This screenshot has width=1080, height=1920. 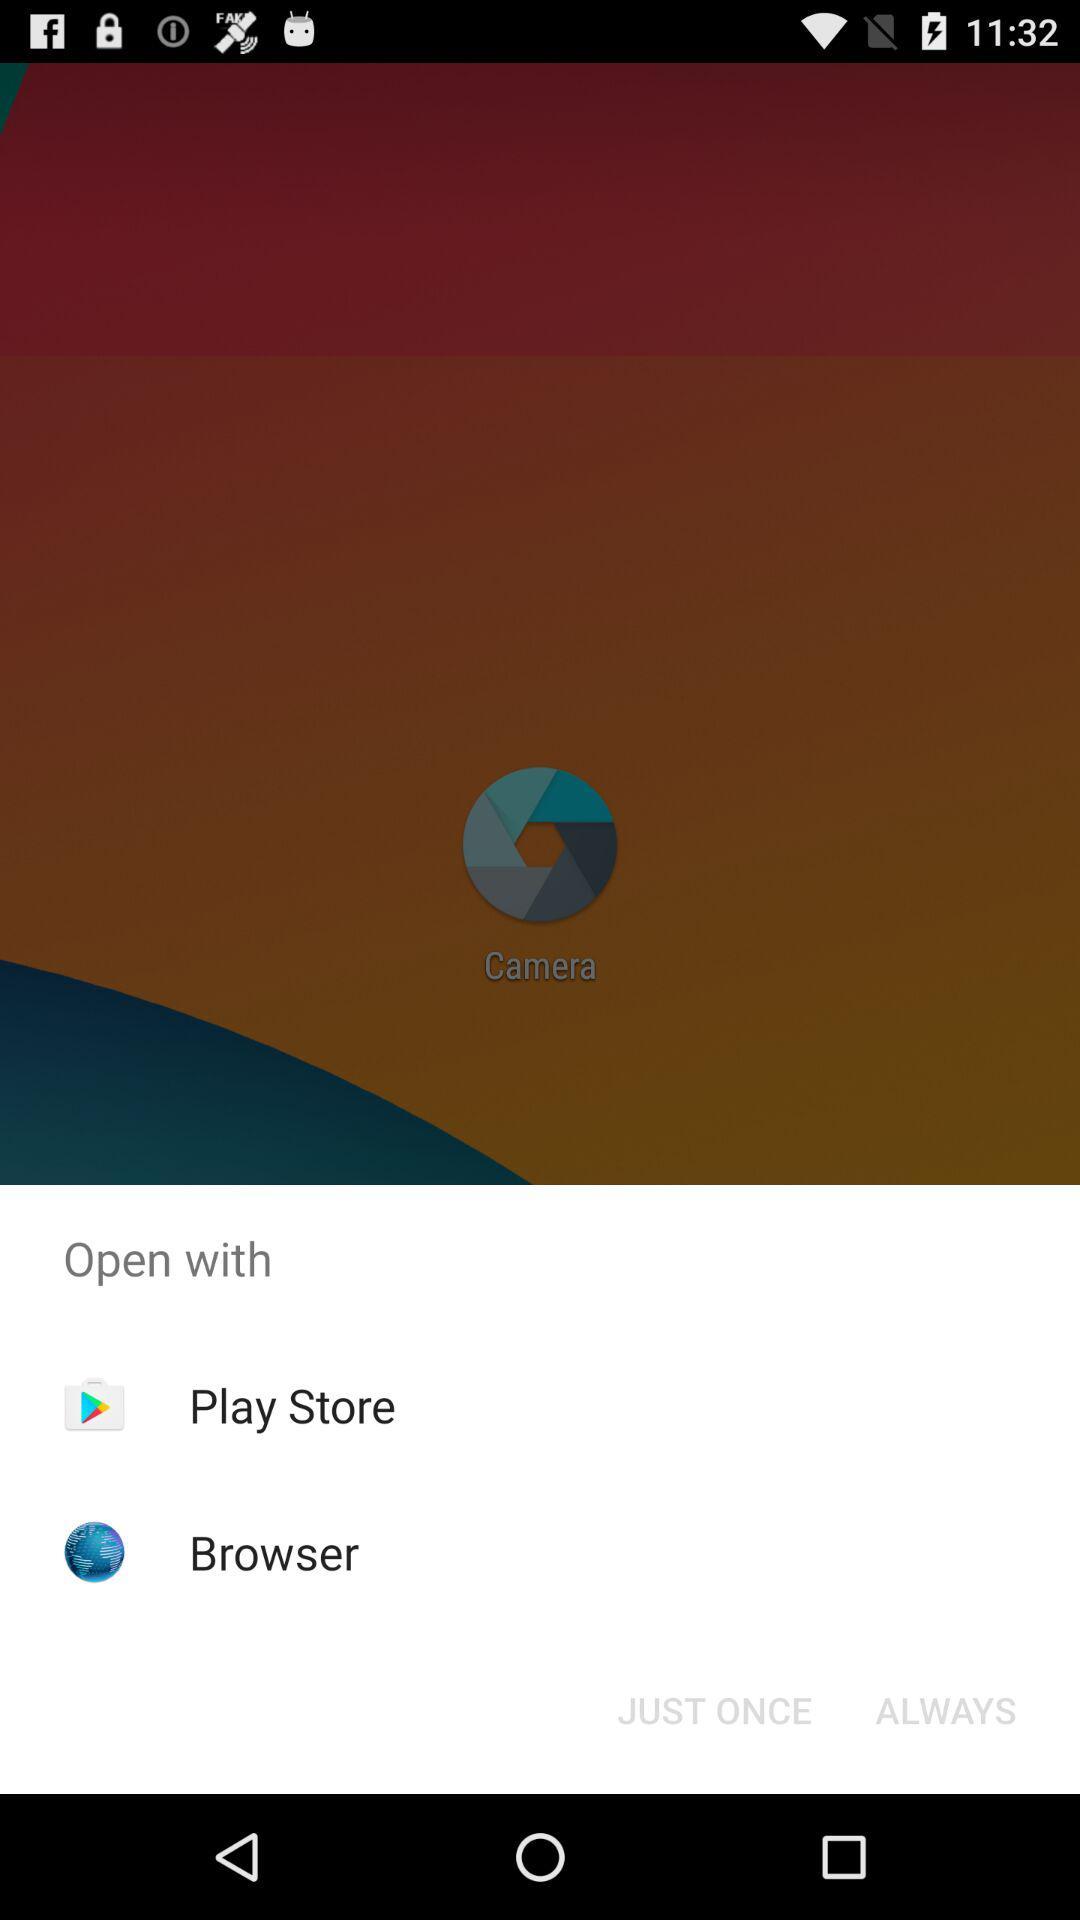 What do you see at coordinates (274, 1551) in the screenshot?
I see `app below the play store` at bounding box center [274, 1551].